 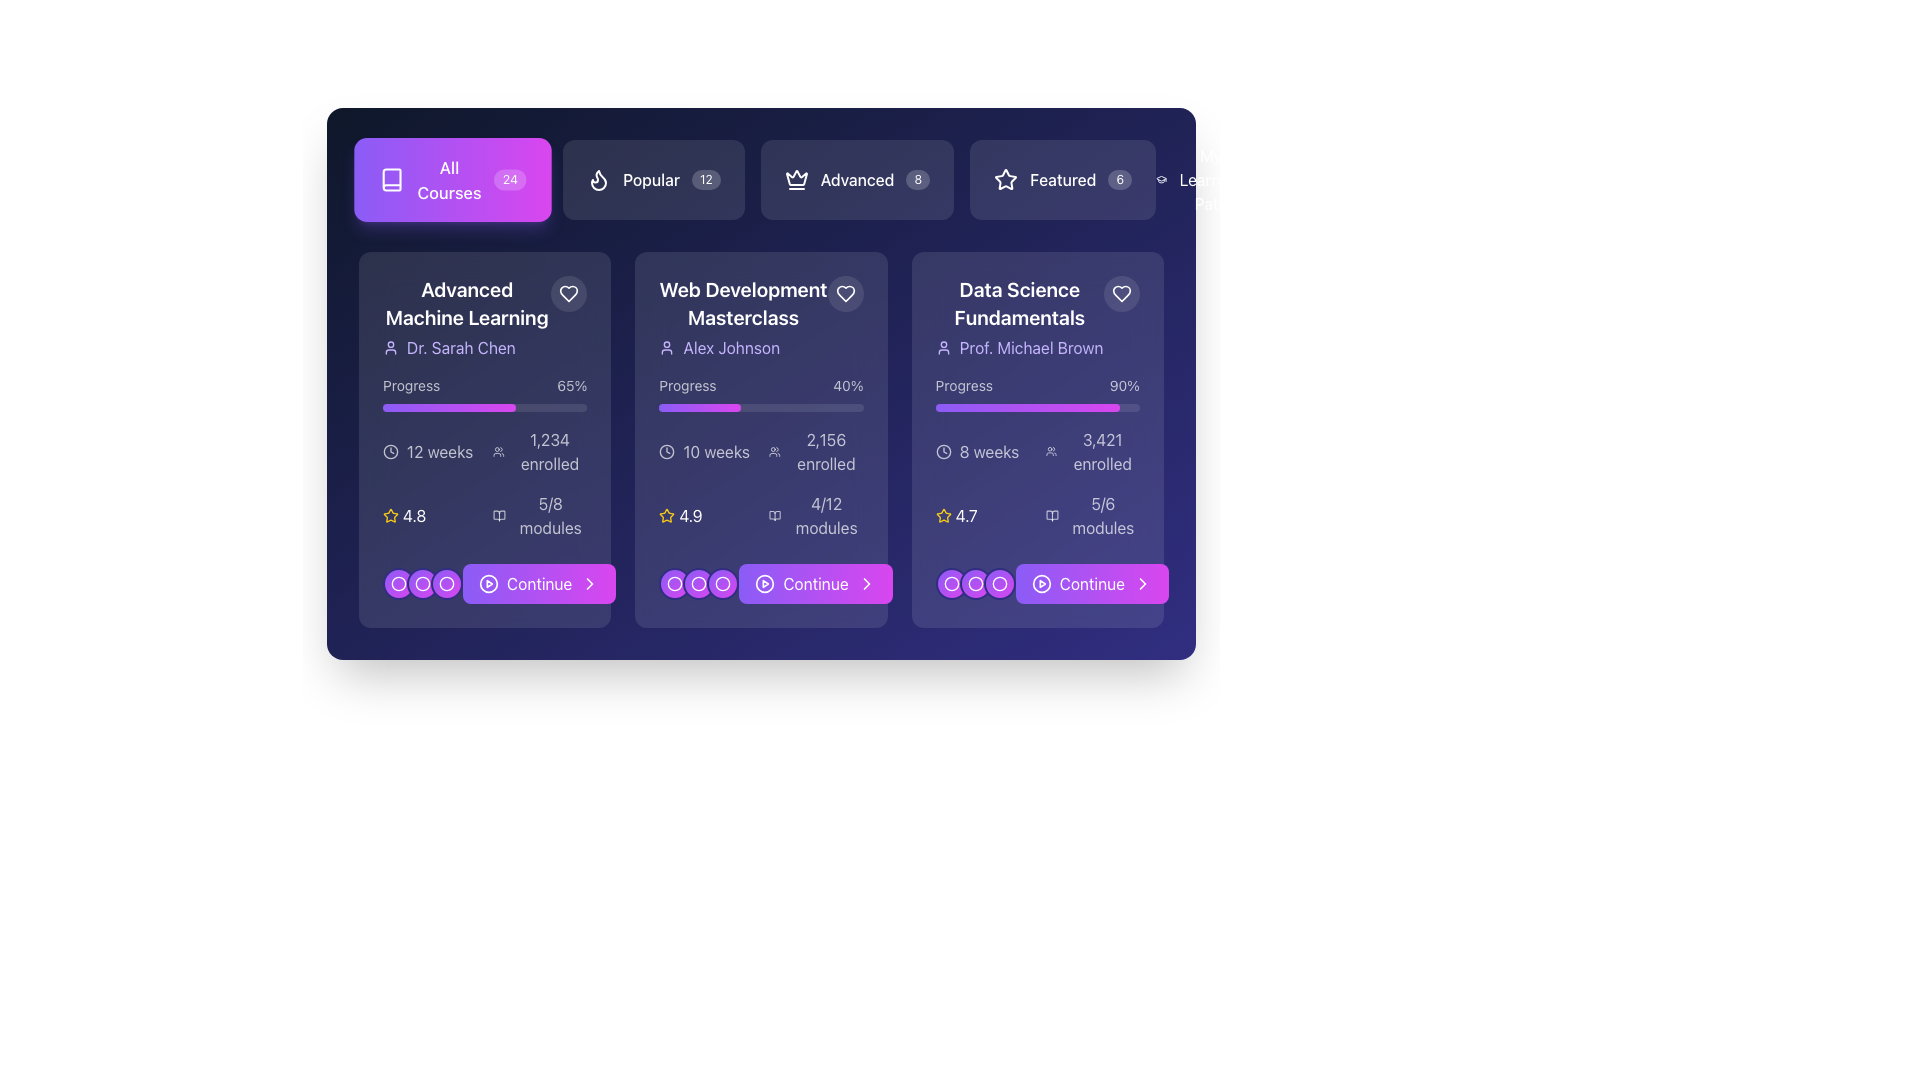 I want to click on the yellow star icon with a hollow interior and solid outline located next to the text '4.8' in the first card of the list for interaction feedback, so click(x=390, y=515).